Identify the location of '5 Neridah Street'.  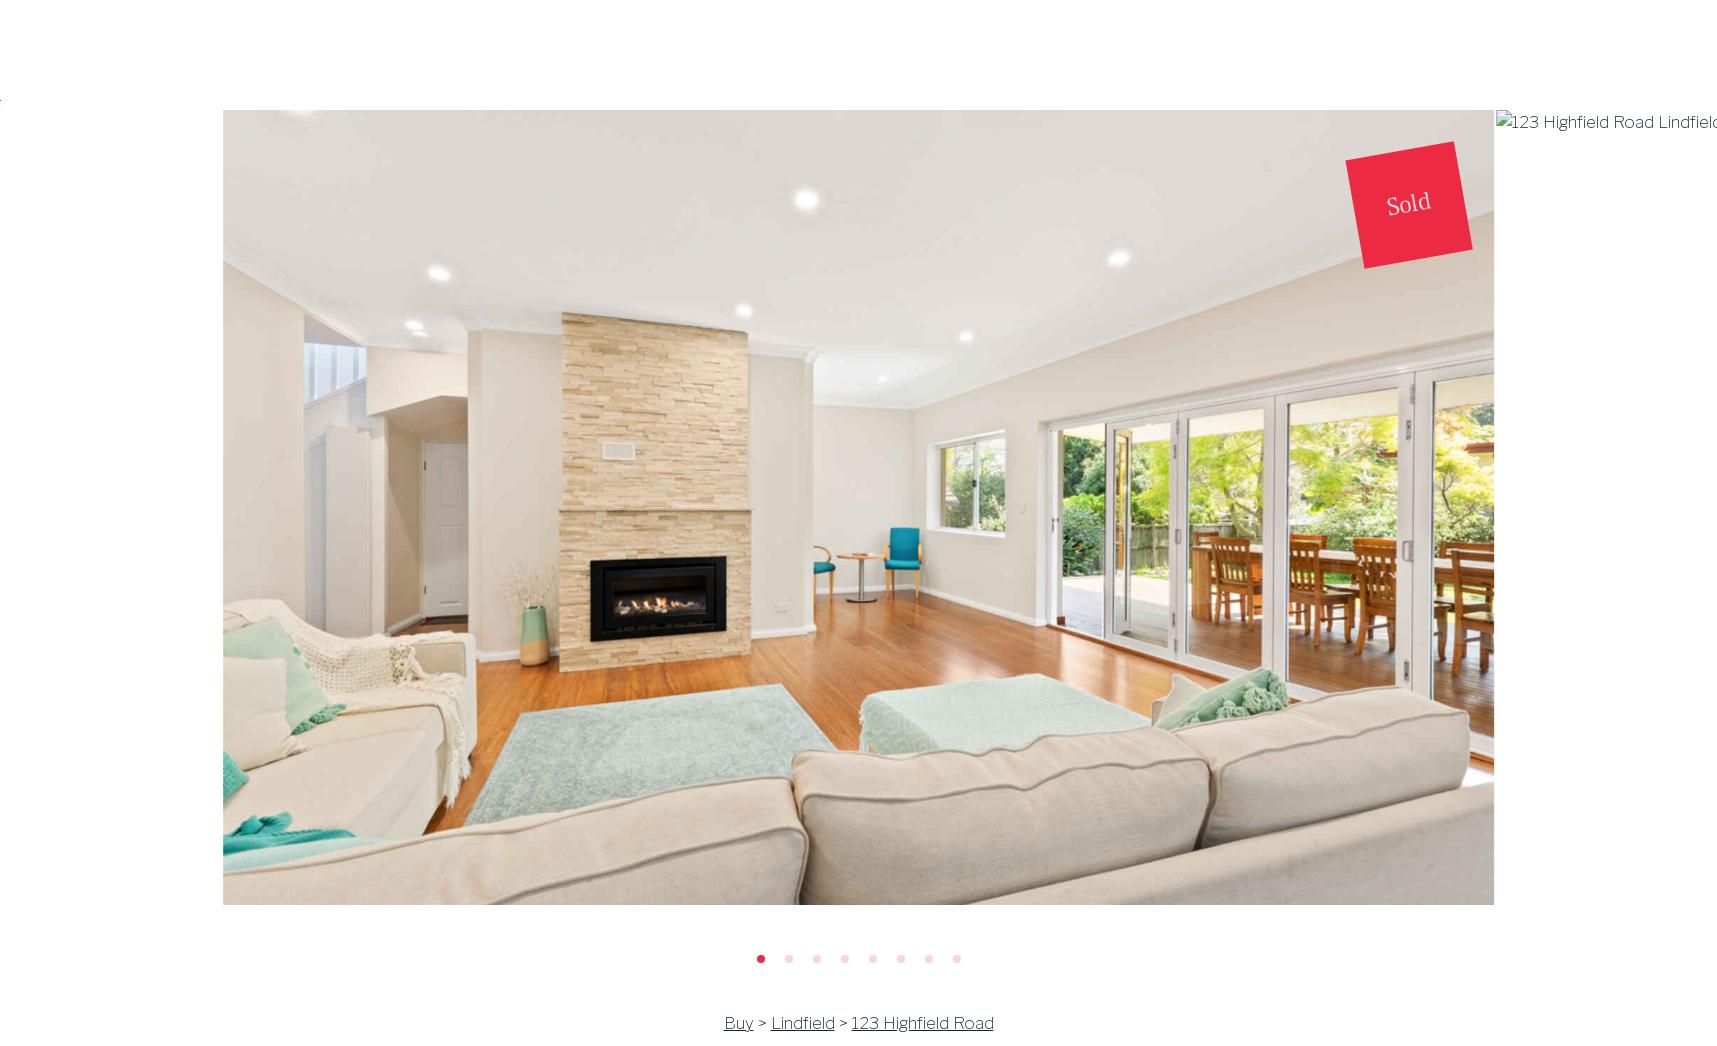
(399, 373).